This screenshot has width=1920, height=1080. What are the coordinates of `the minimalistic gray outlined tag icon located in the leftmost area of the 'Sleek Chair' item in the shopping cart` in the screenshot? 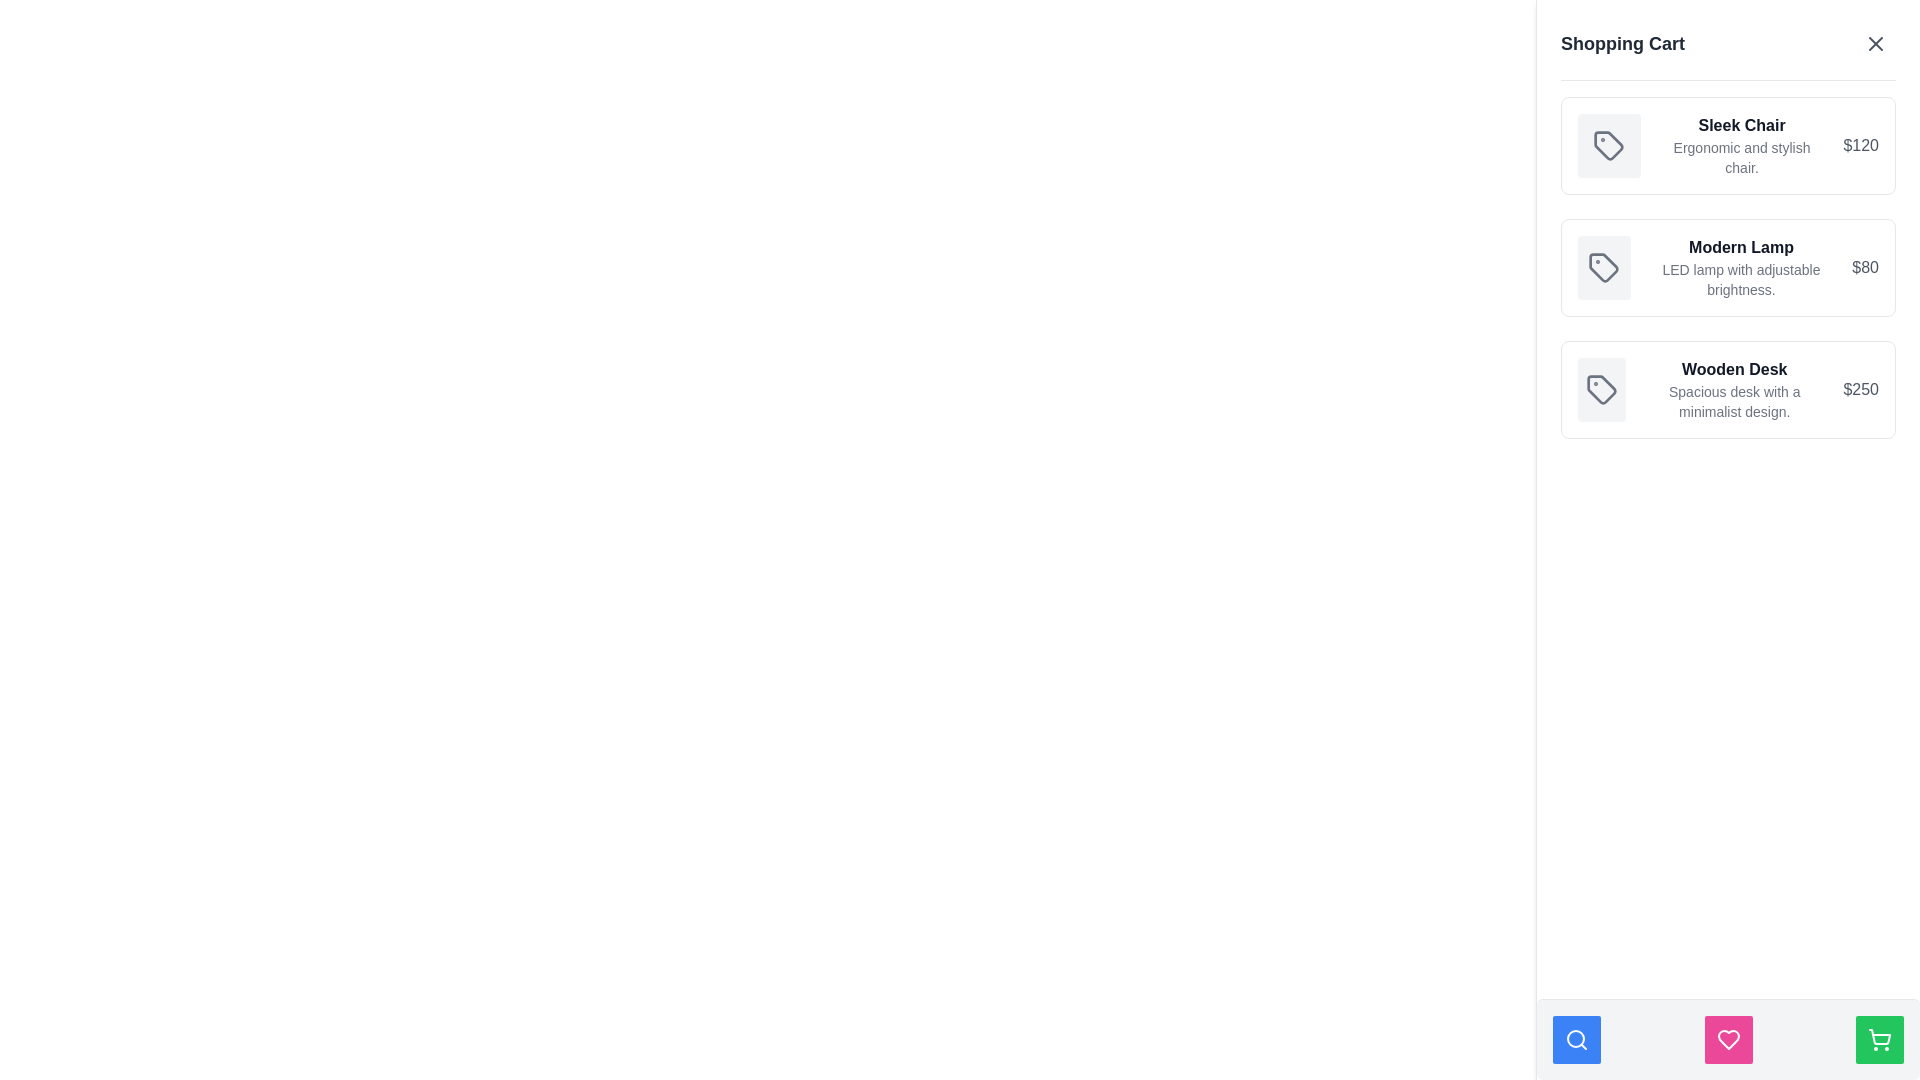 It's located at (1609, 145).